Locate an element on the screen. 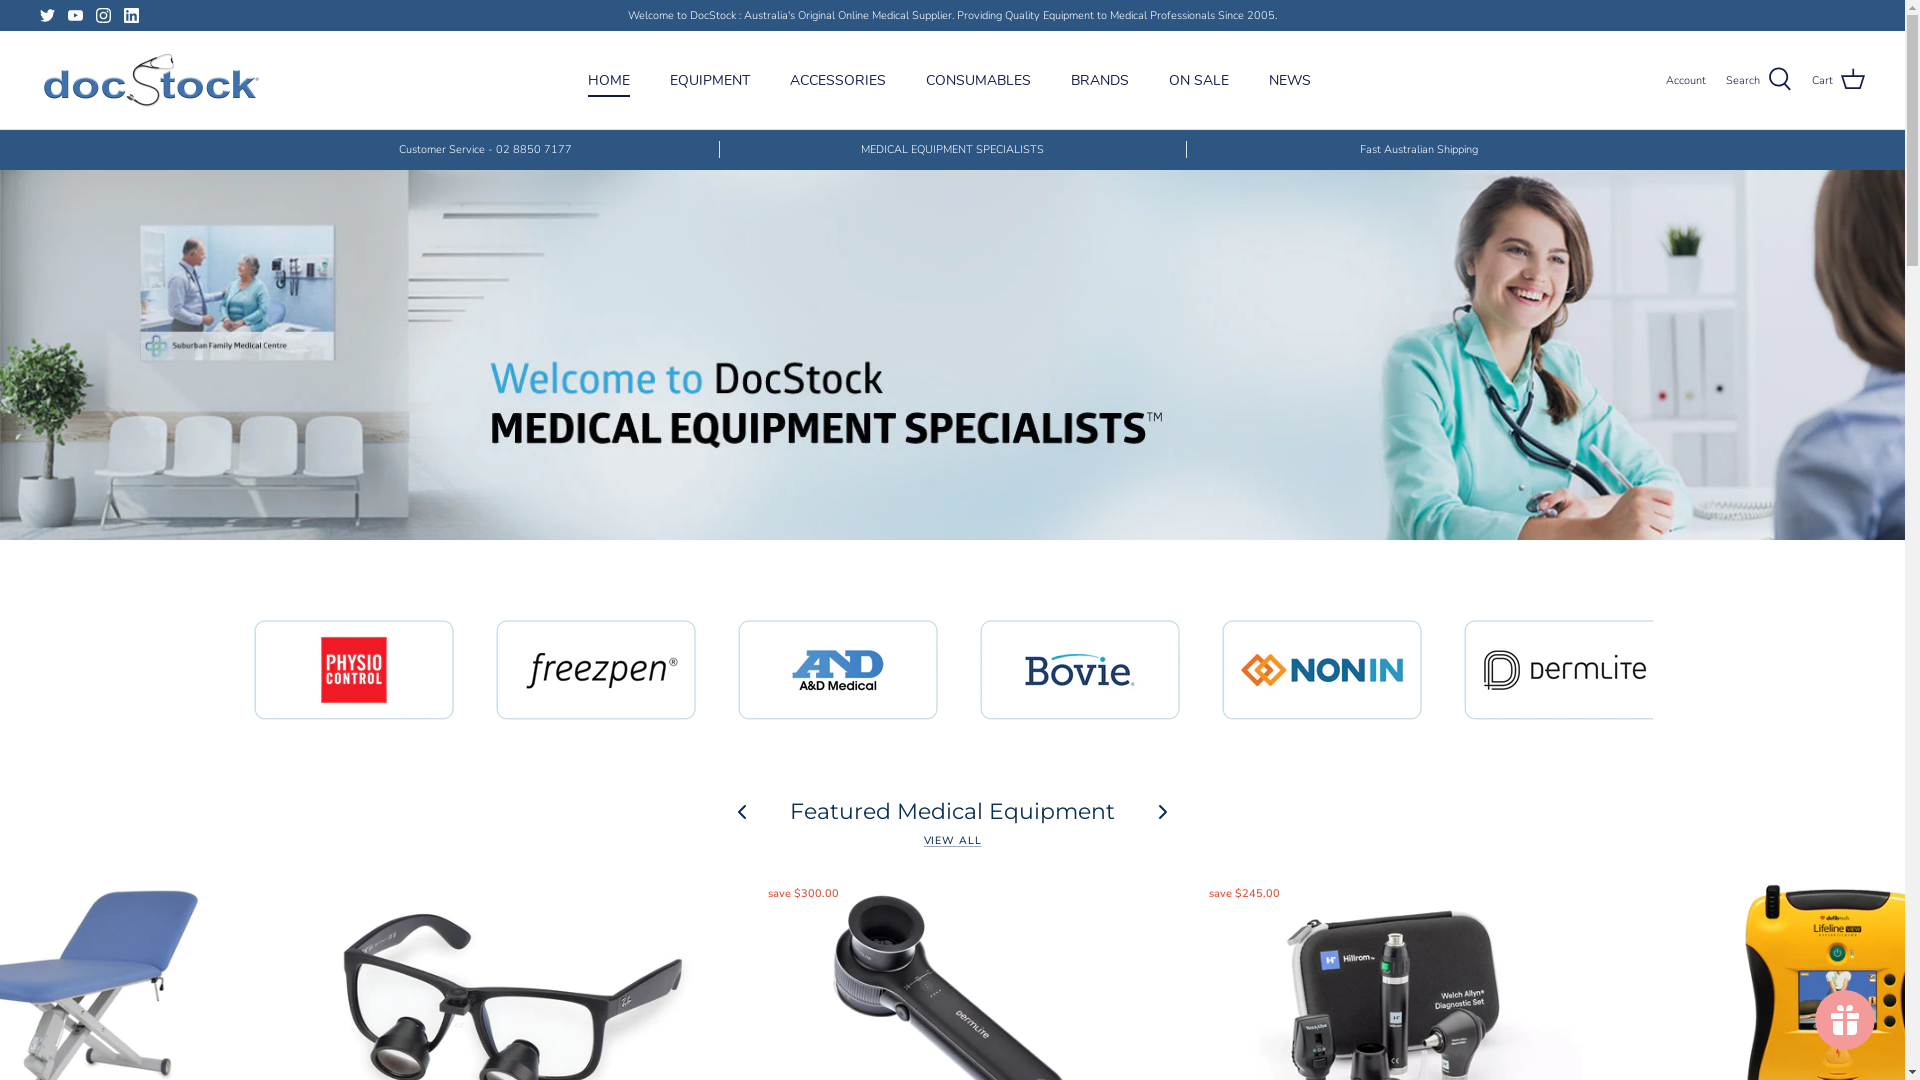  'HOME' is located at coordinates (608, 79).